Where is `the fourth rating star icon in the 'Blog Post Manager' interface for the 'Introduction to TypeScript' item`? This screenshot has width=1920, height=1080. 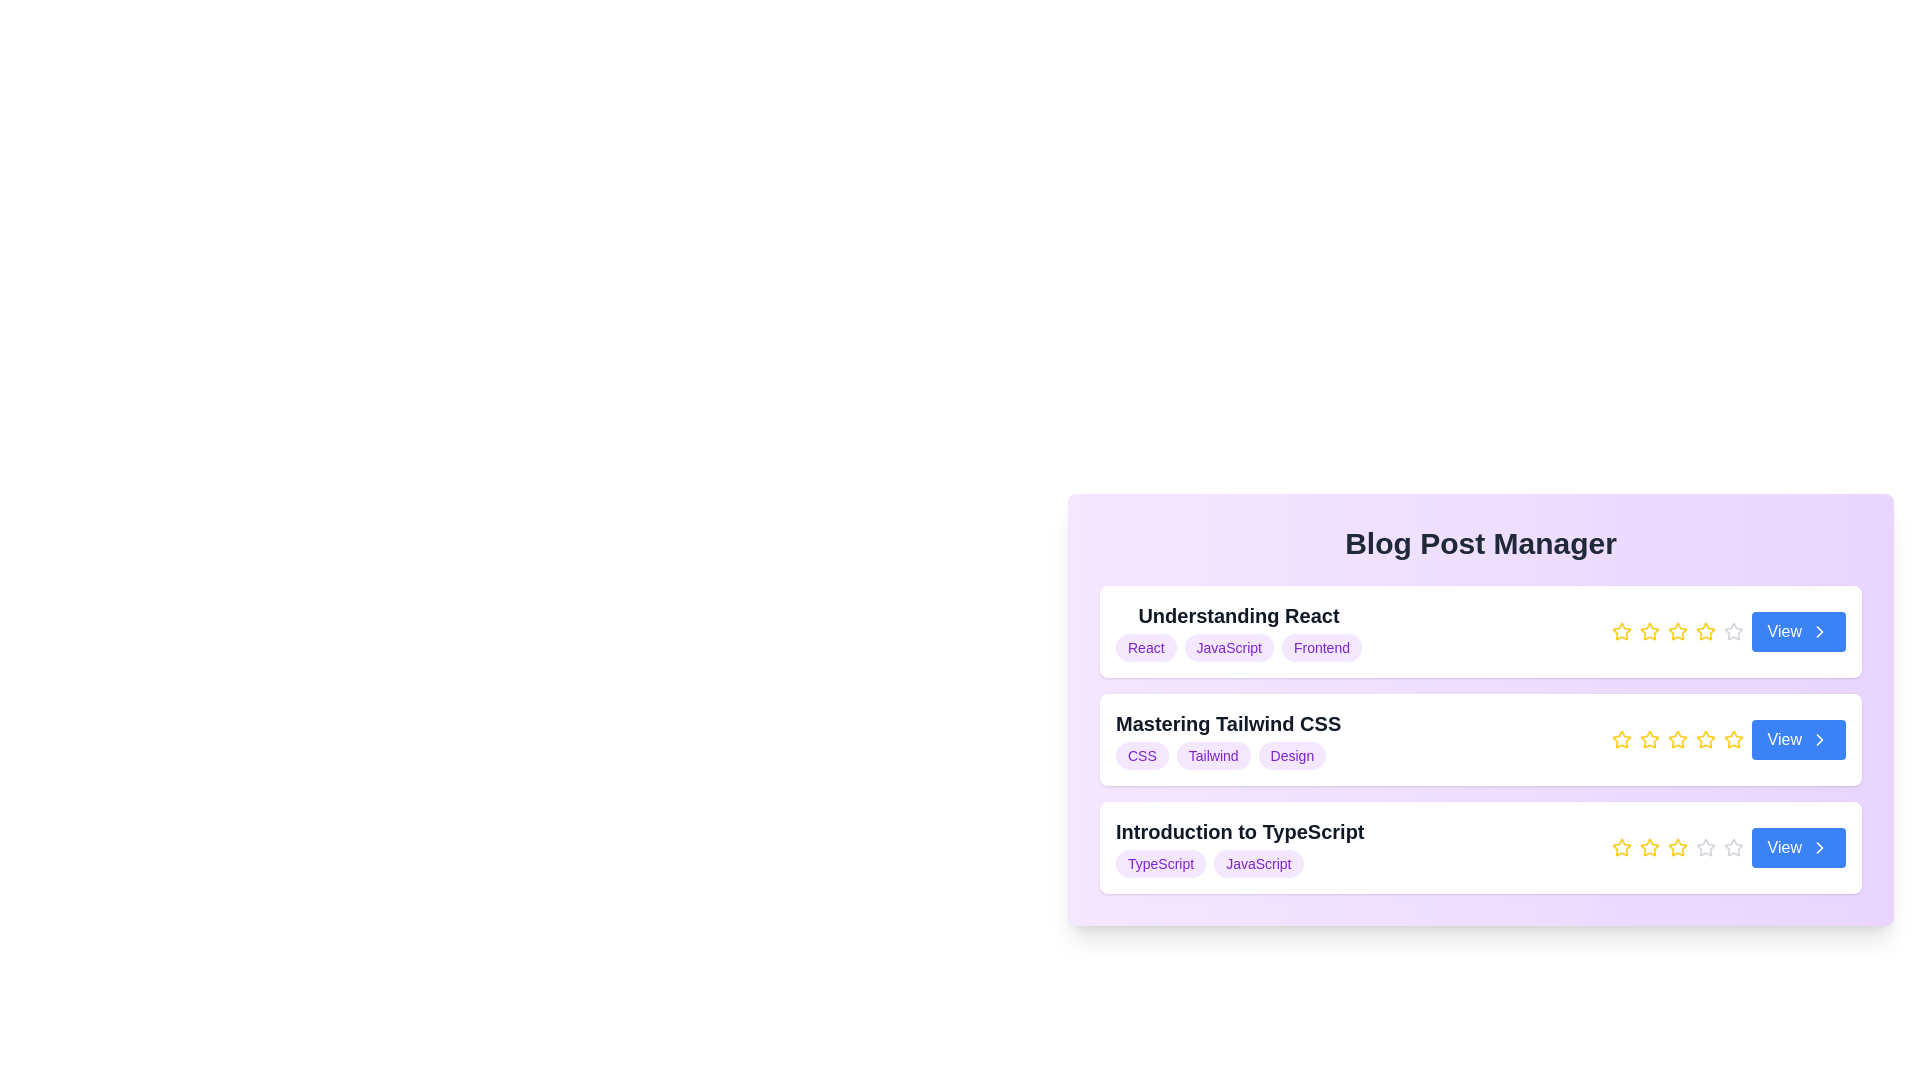
the fourth rating star icon in the 'Blog Post Manager' interface for the 'Introduction to TypeScript' item is located at coordinates (1677, 847).